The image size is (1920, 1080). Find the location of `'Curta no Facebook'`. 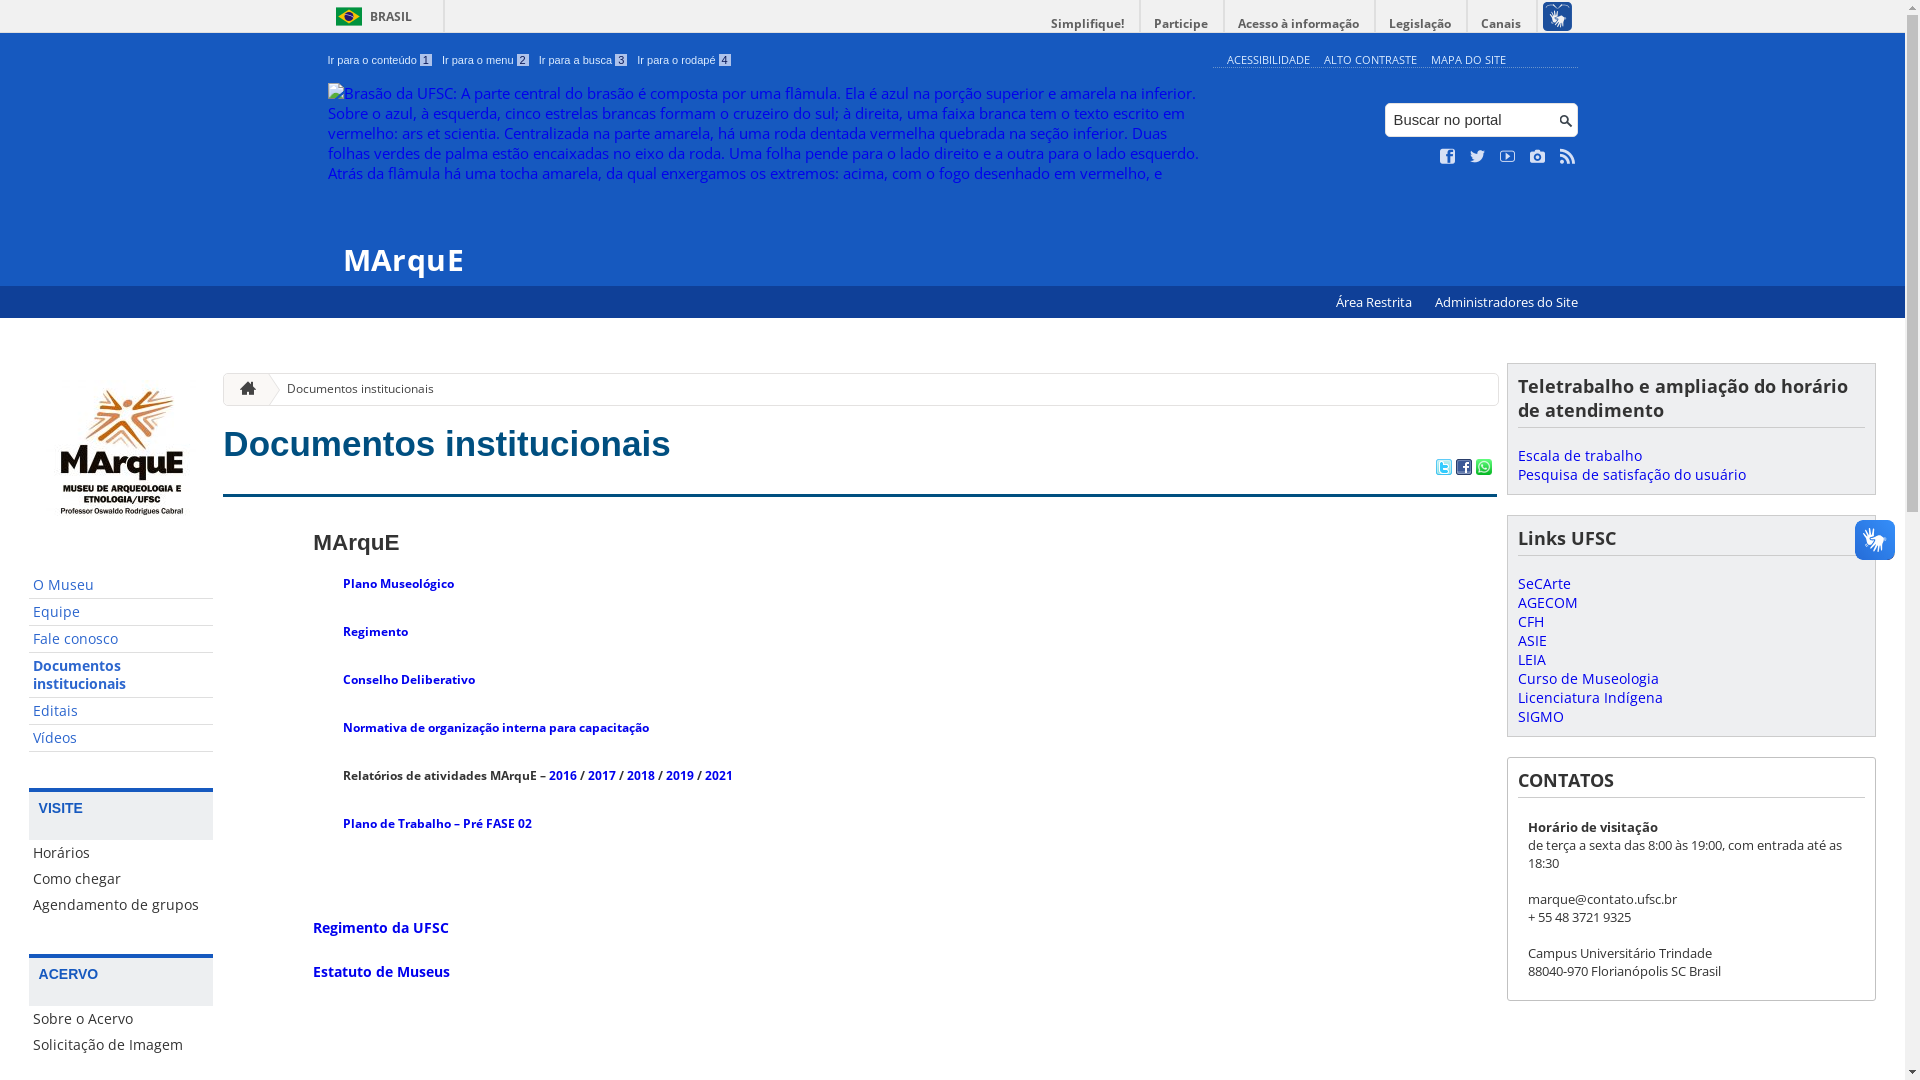

'Curta no Facebook' is located at coordinates (1448, 156).